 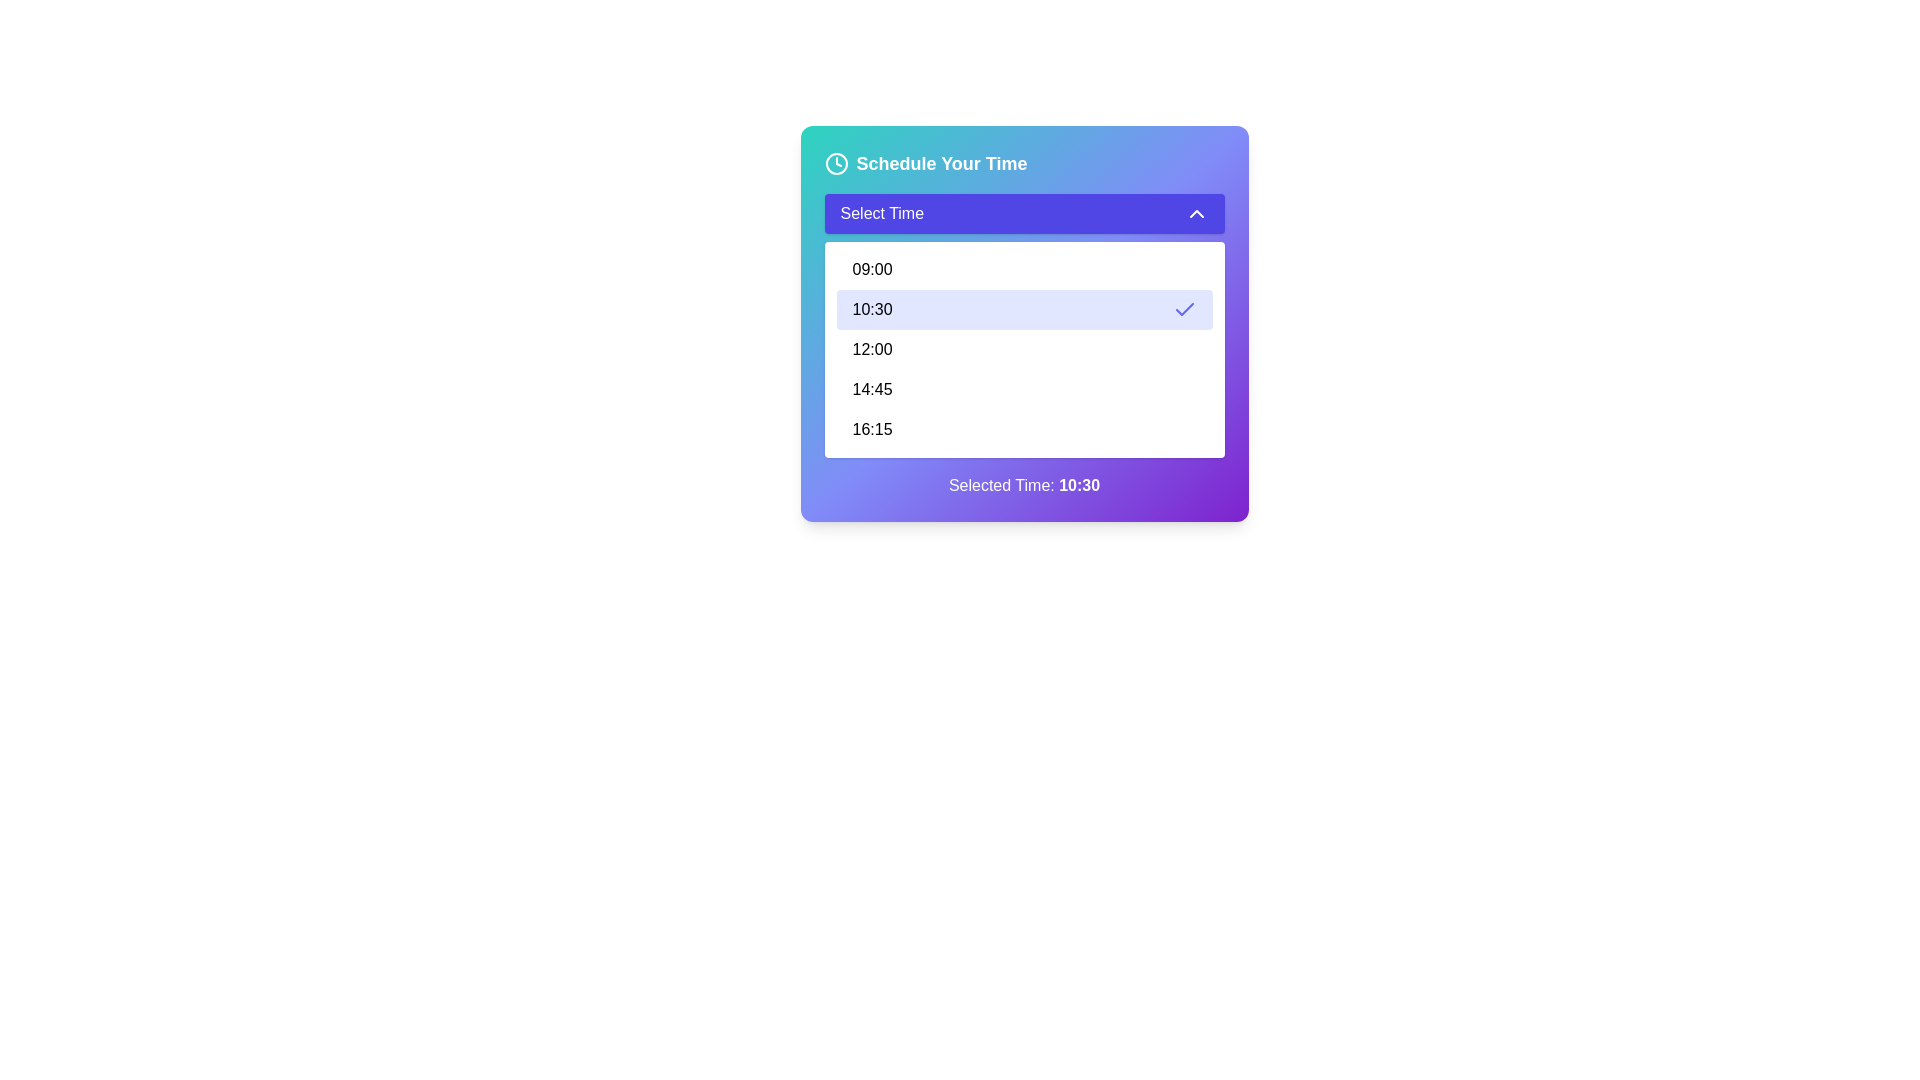 What do you see at coordinates (881, 213) in the screenshot?
I see `text content of the label indicating the purpose of the dropdown menu for selecting a time value, located at the center of the dropdown button` at bounding box center [881, 213].